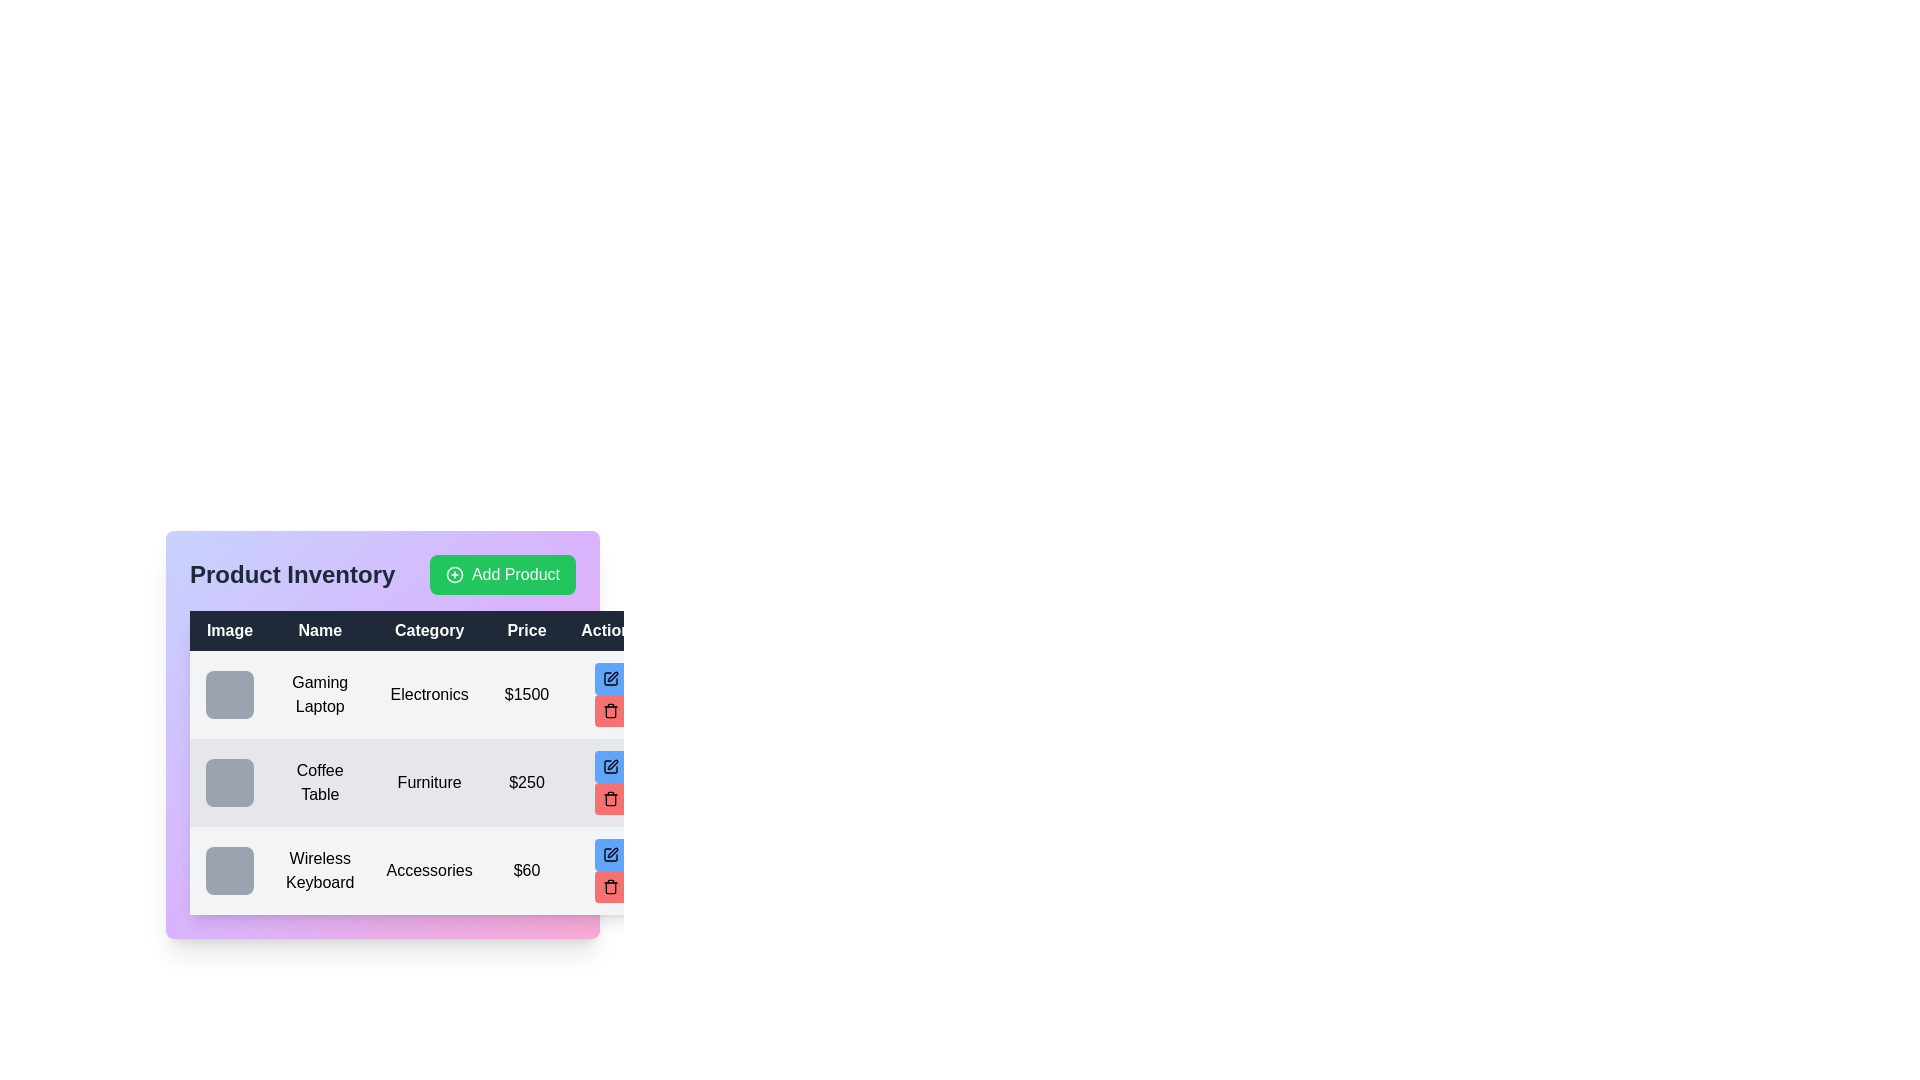 The height and width of the screenshot is (1080, 1920). What do you see at coordinates (230, 782) in the screenshot?
I see `the Image Placeholder element, which visually represents an image or icon` at bounding box center [230, 782].